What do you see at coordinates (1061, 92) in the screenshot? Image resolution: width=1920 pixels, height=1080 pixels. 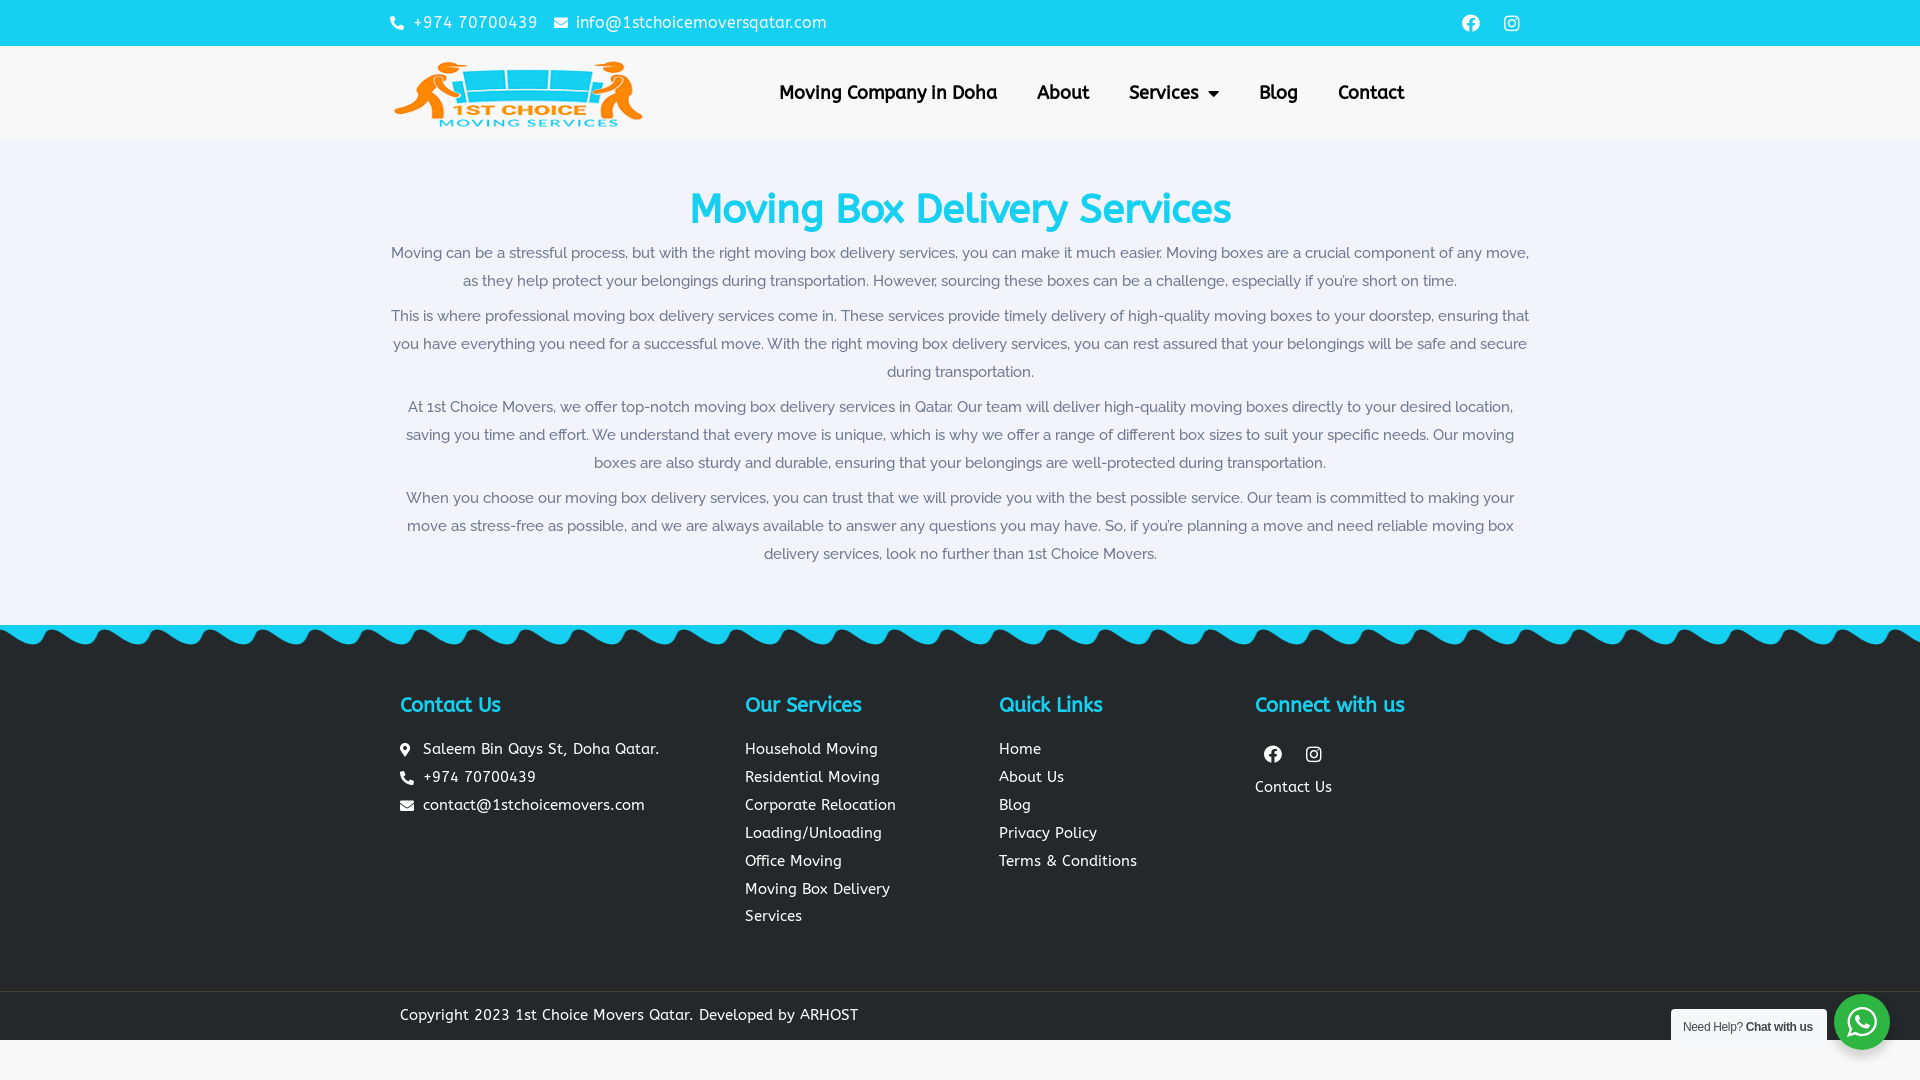 I see `'About'` at bounding box center [1061, 92].